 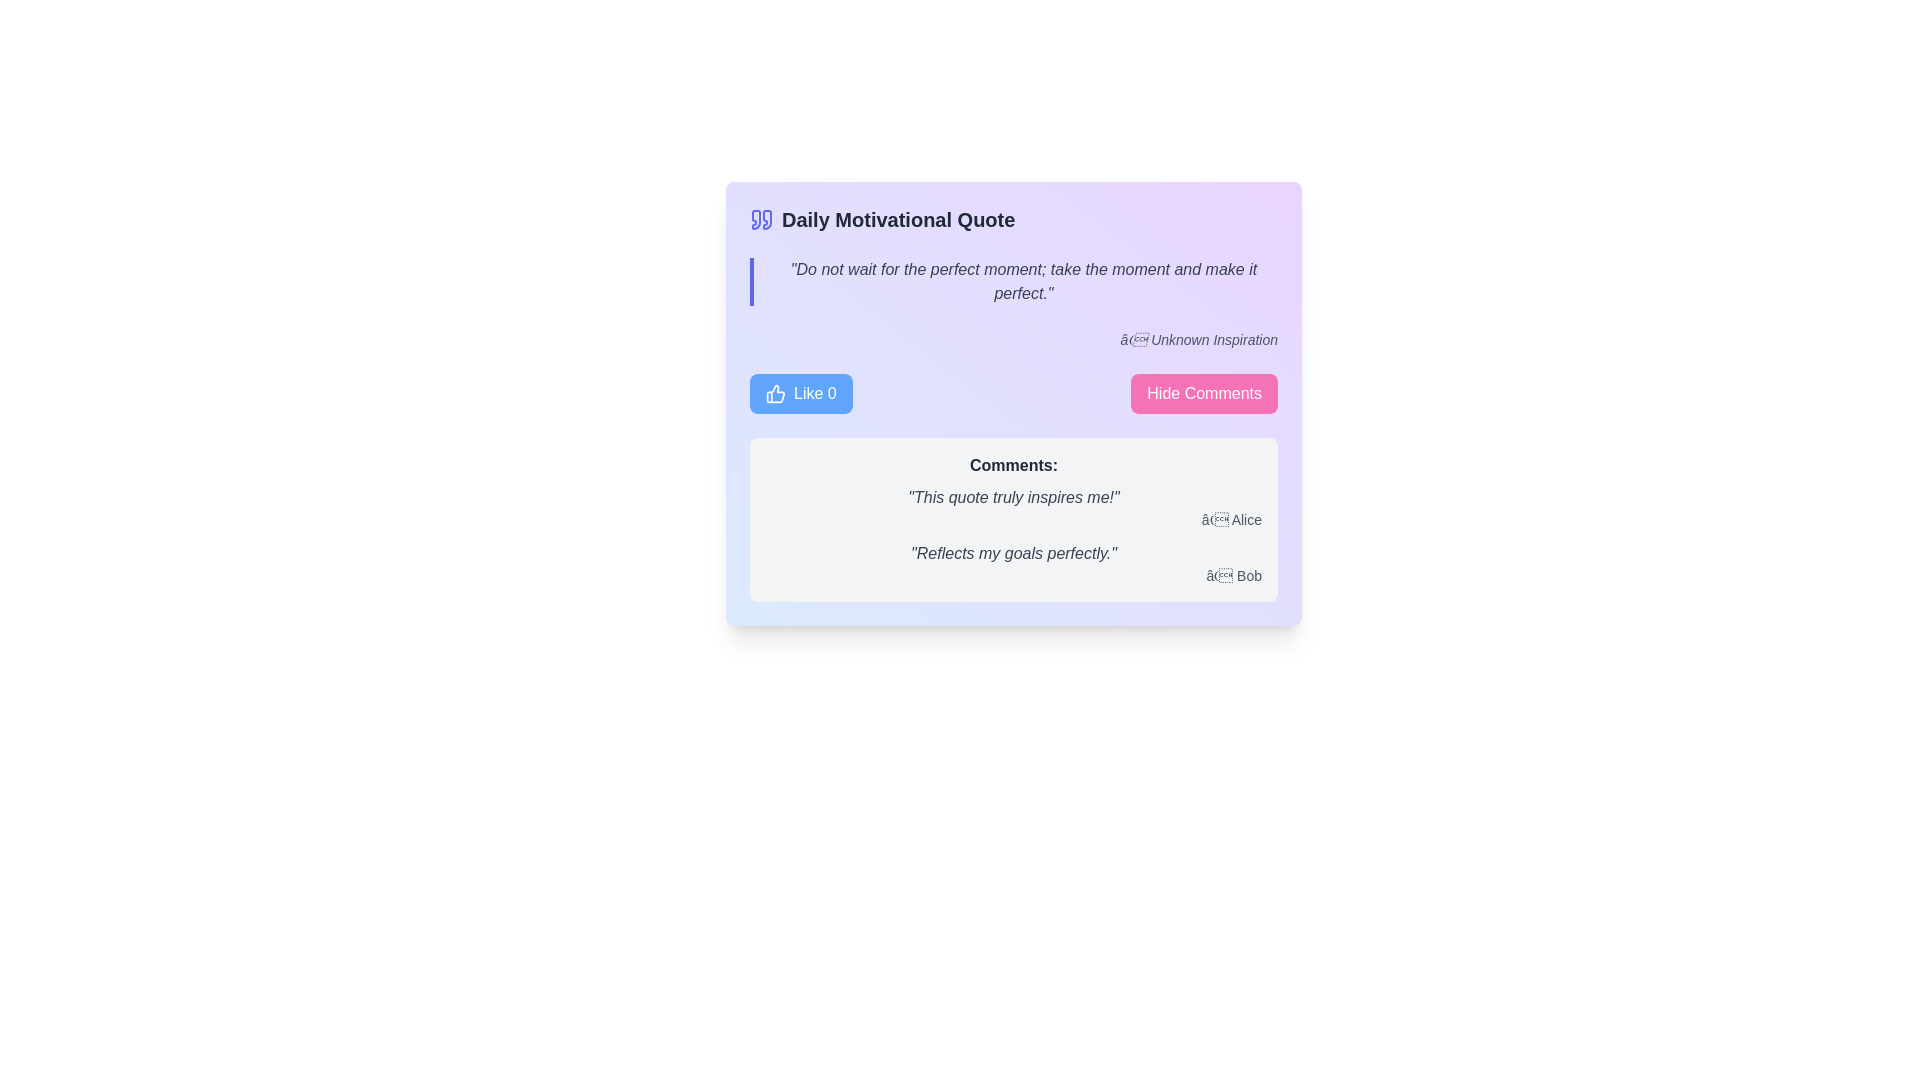 What do you see at coordinates (1203, 393) in the screenshot?
I see `the interactive button located in the header section of the comment box` at bounding box center [1203, 393].